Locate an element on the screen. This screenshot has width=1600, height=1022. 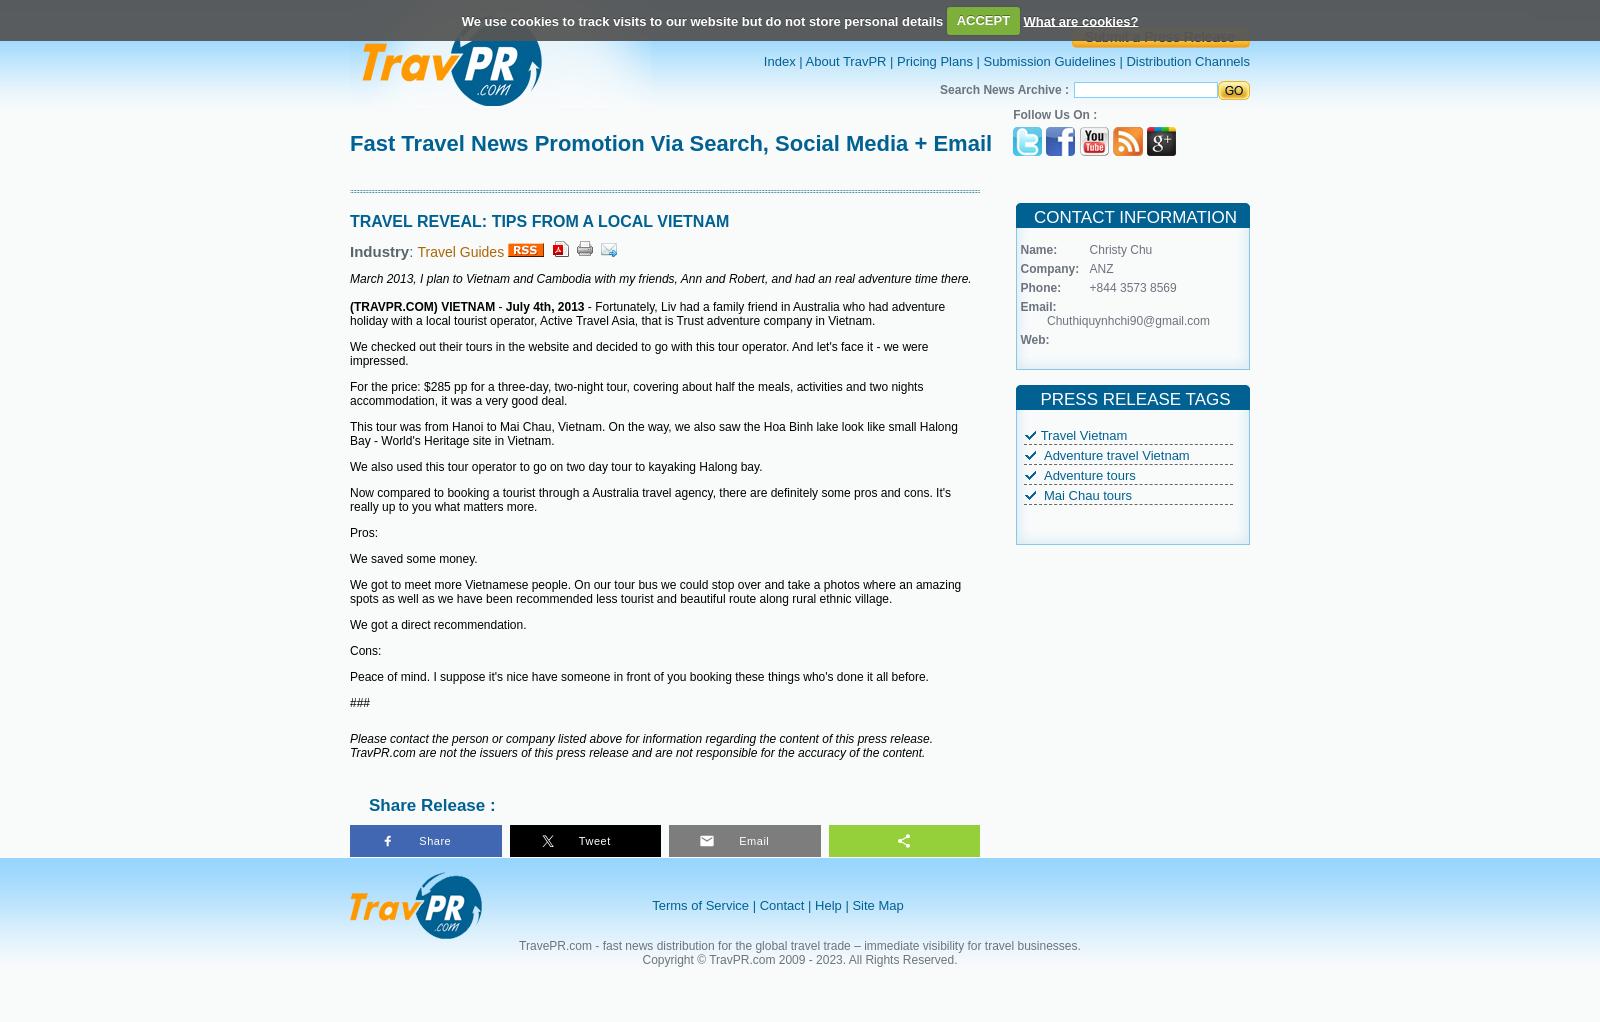
'Share' is located at coordinates (418, 841).